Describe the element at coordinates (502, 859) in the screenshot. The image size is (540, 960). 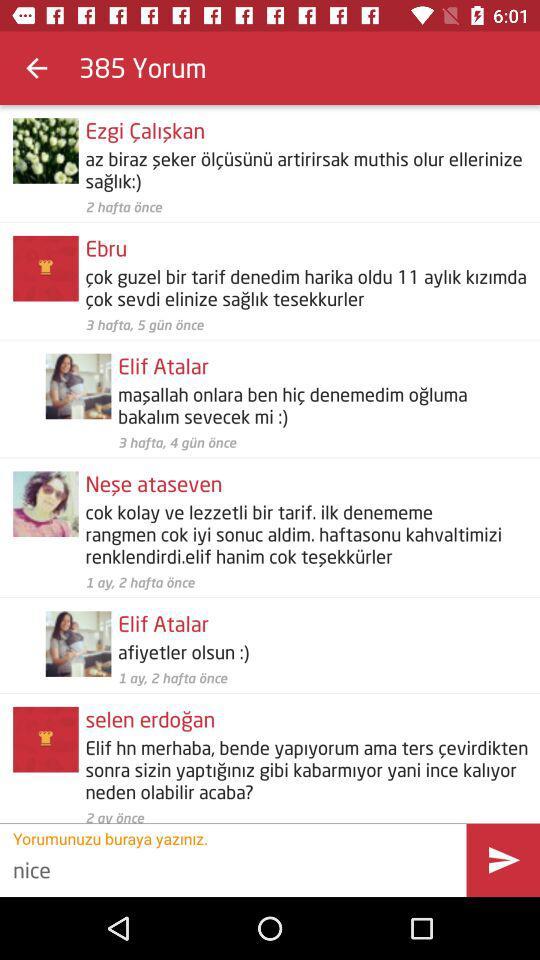
I see `the send icon` at that location.